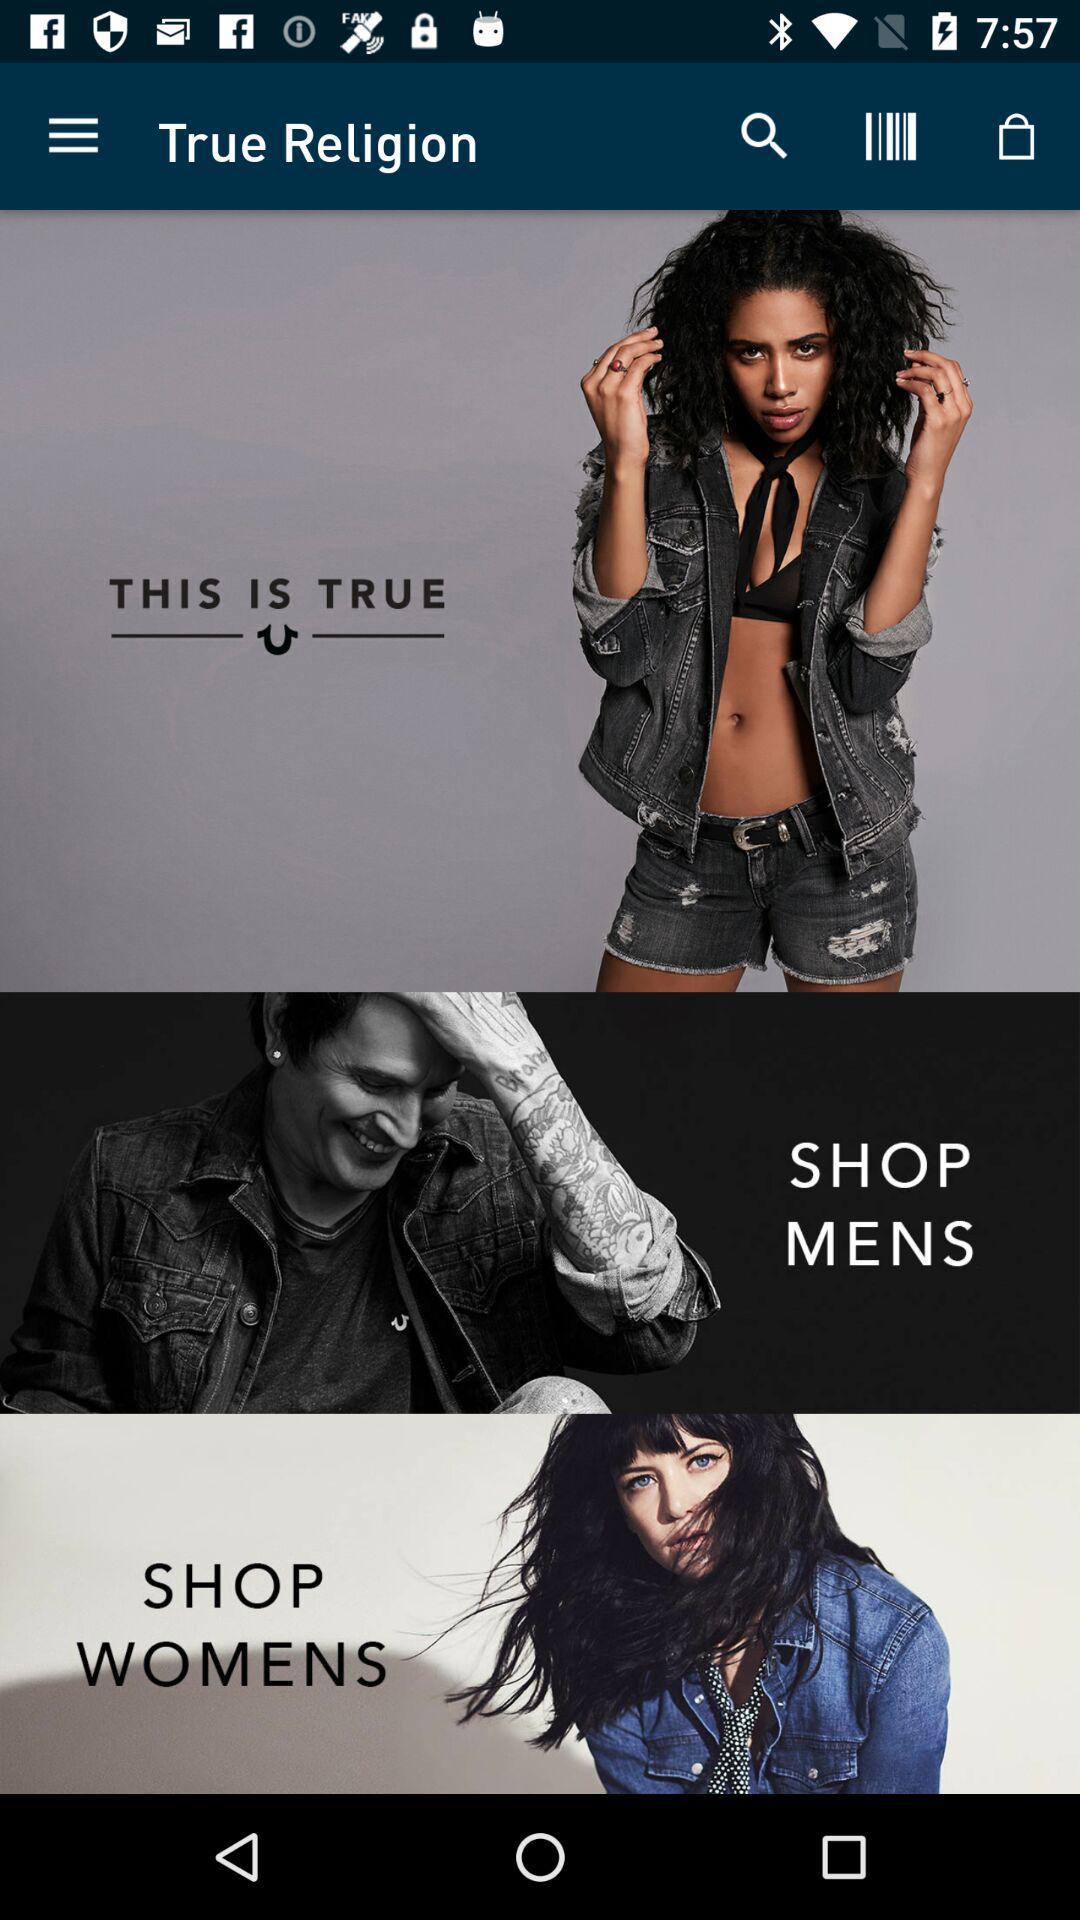 The height and width of the screenshot is (1920, 1080). What do you see at coordinates (540, 1202) in the screenshot?
I see `shop mens` at bounding box center [540, 1202].